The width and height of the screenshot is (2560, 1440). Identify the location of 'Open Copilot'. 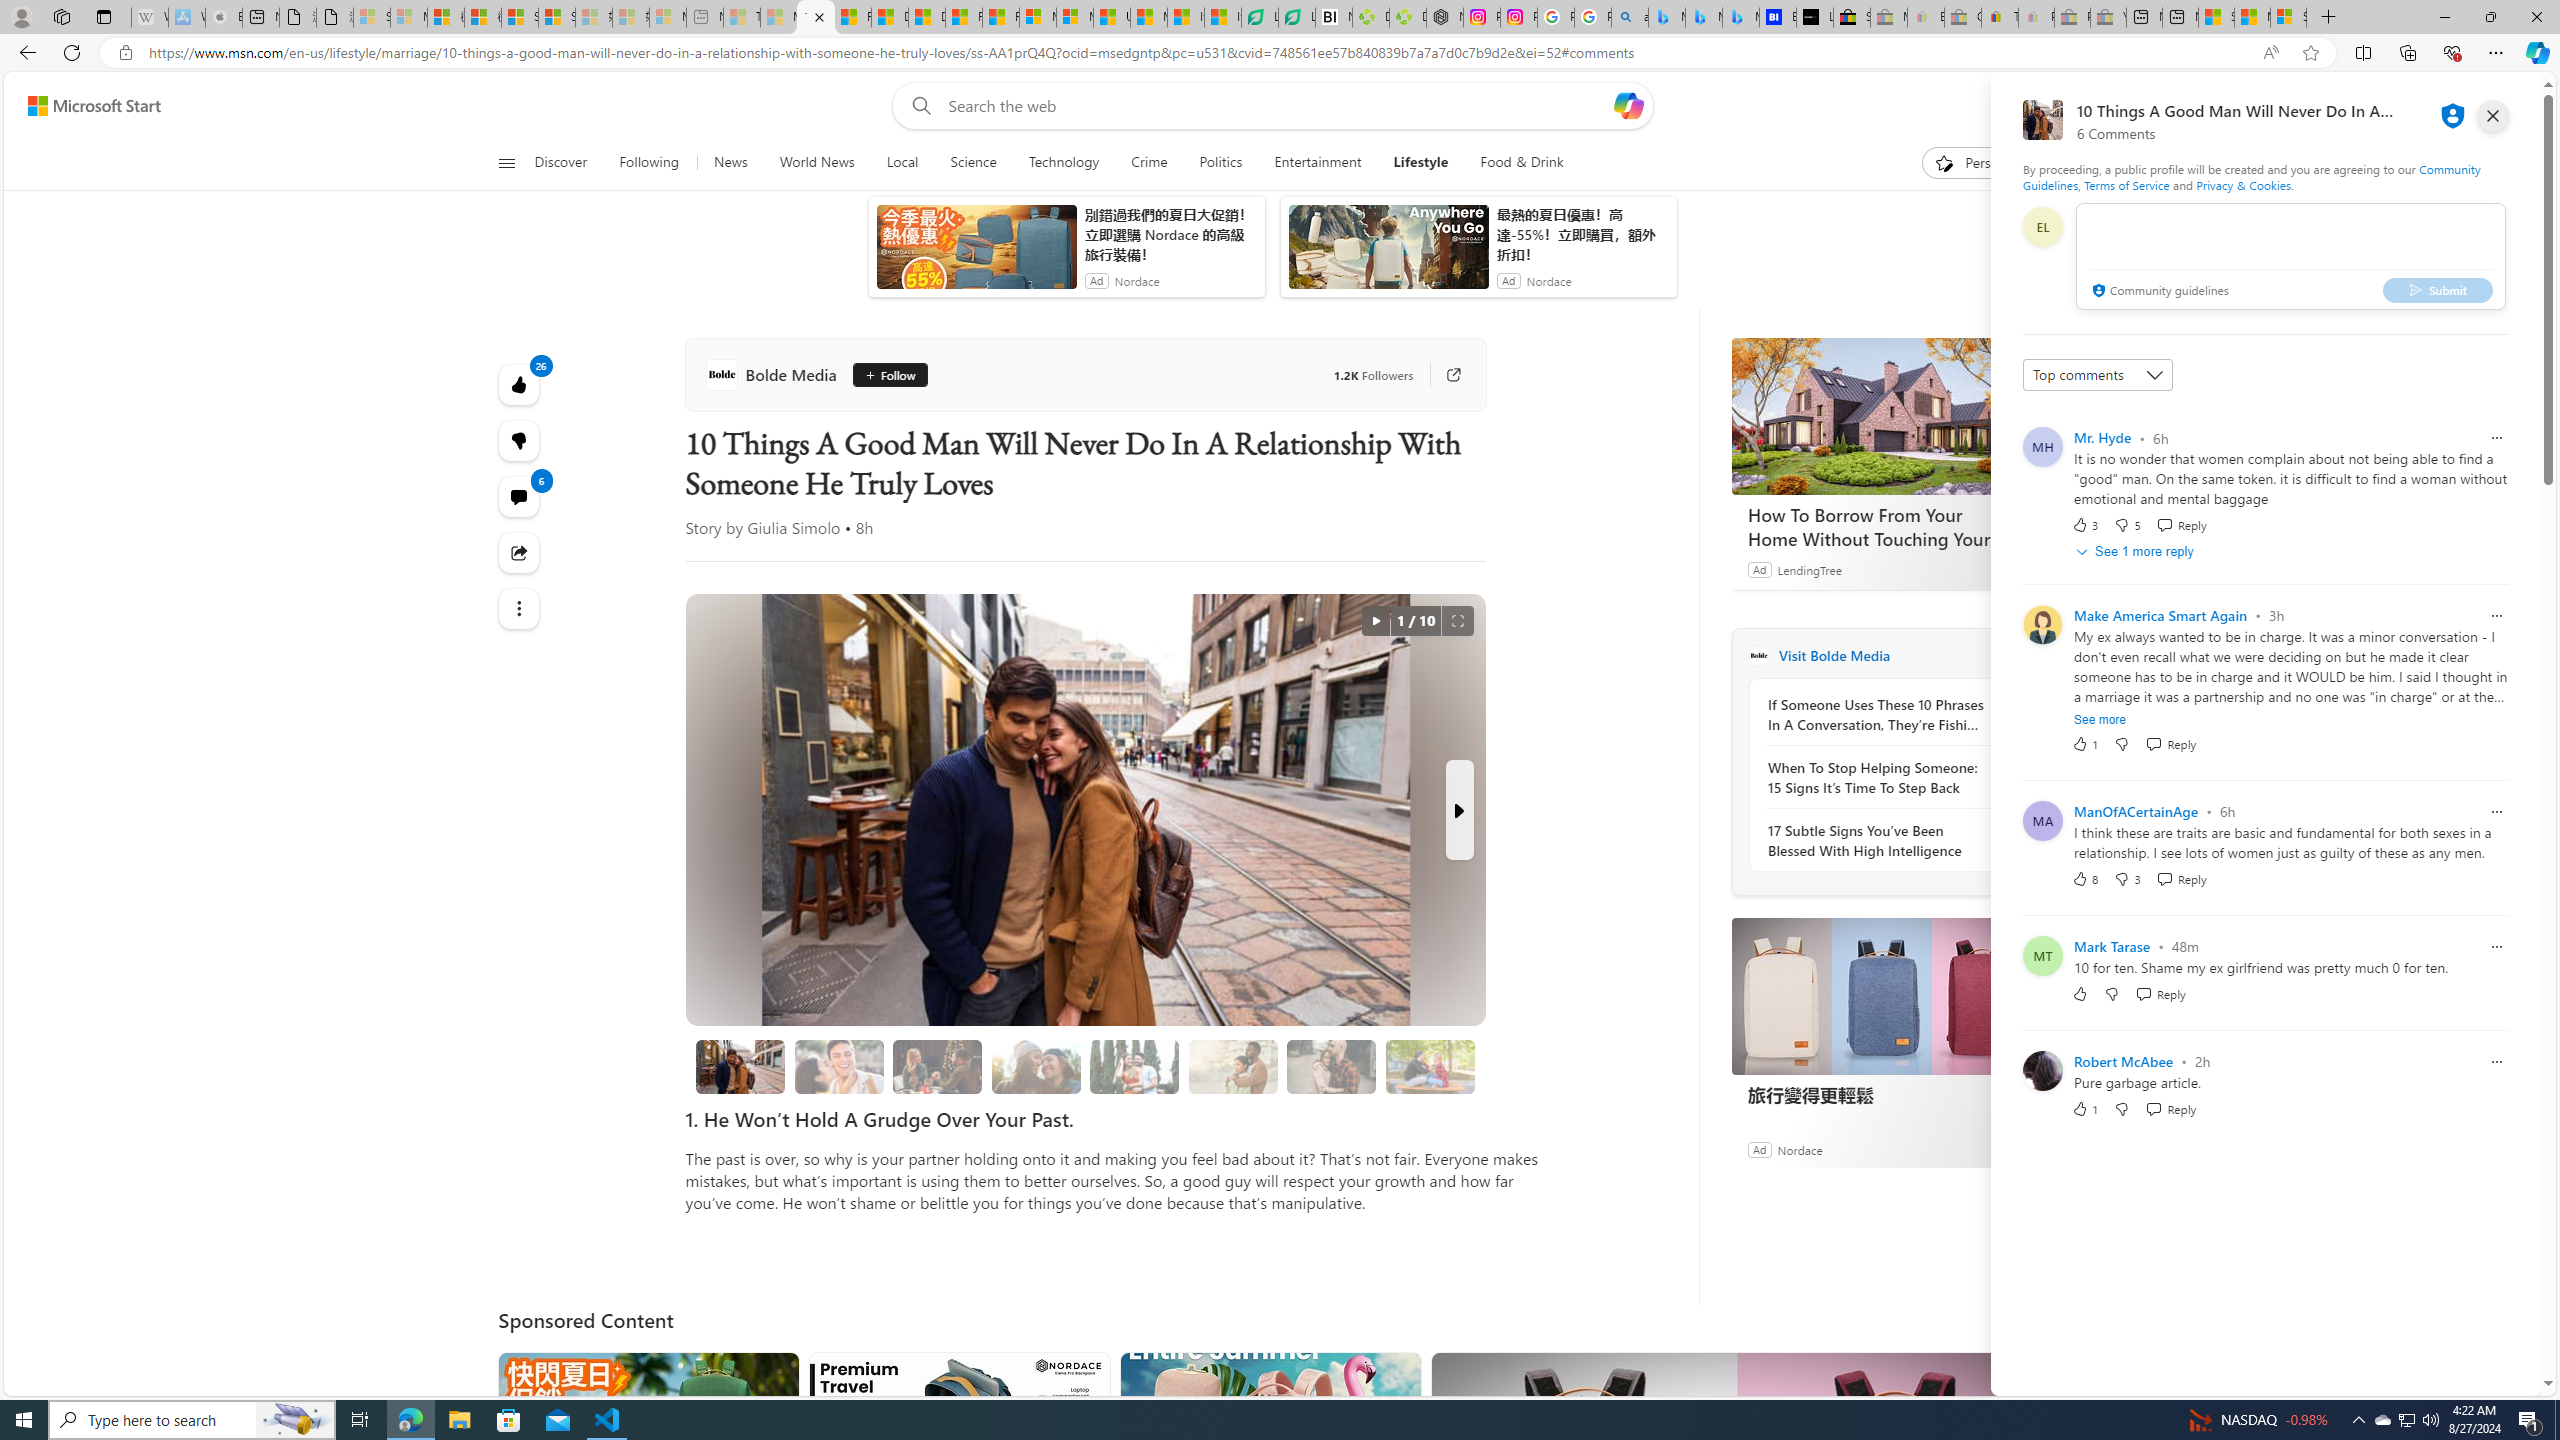
(1628, 104).